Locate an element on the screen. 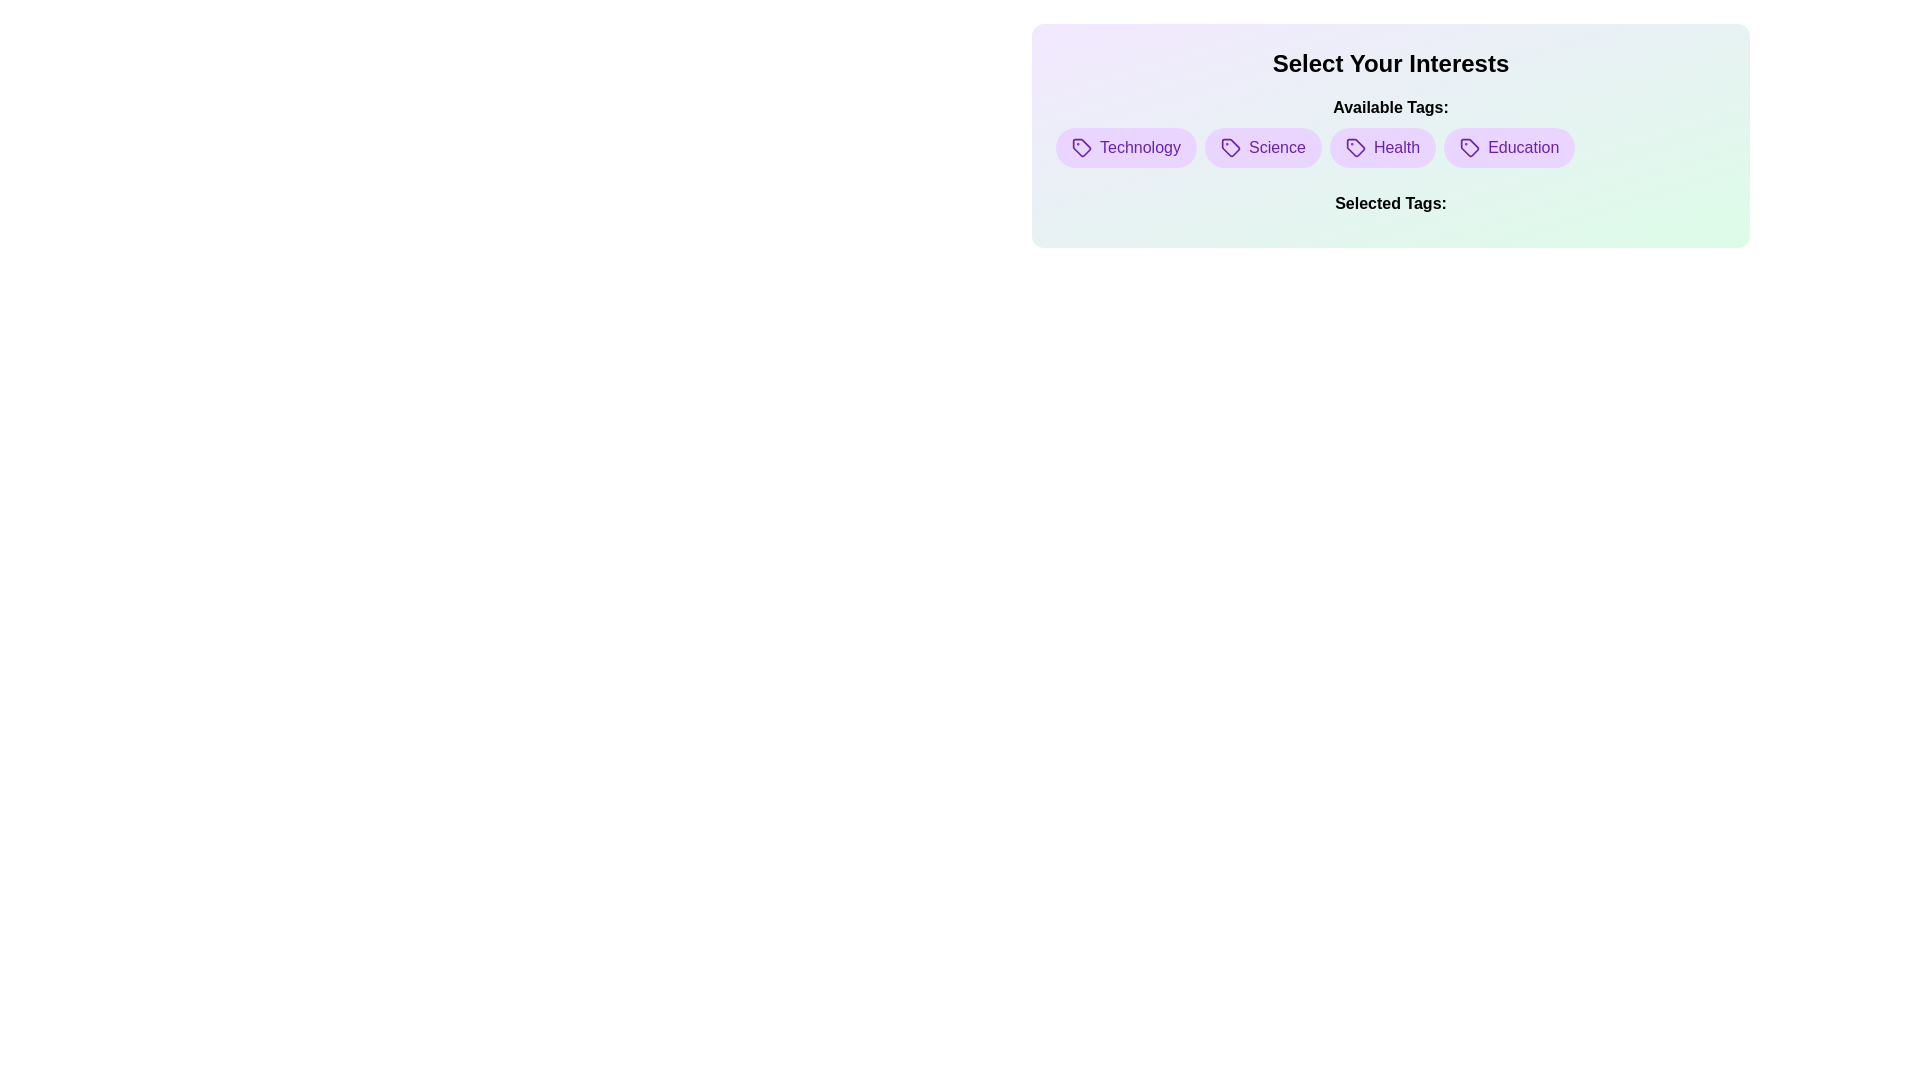 The image size is (1920, 1080). the 'Education' tag icon located on the far right of the available tags is located at coordinates (1470, 146).